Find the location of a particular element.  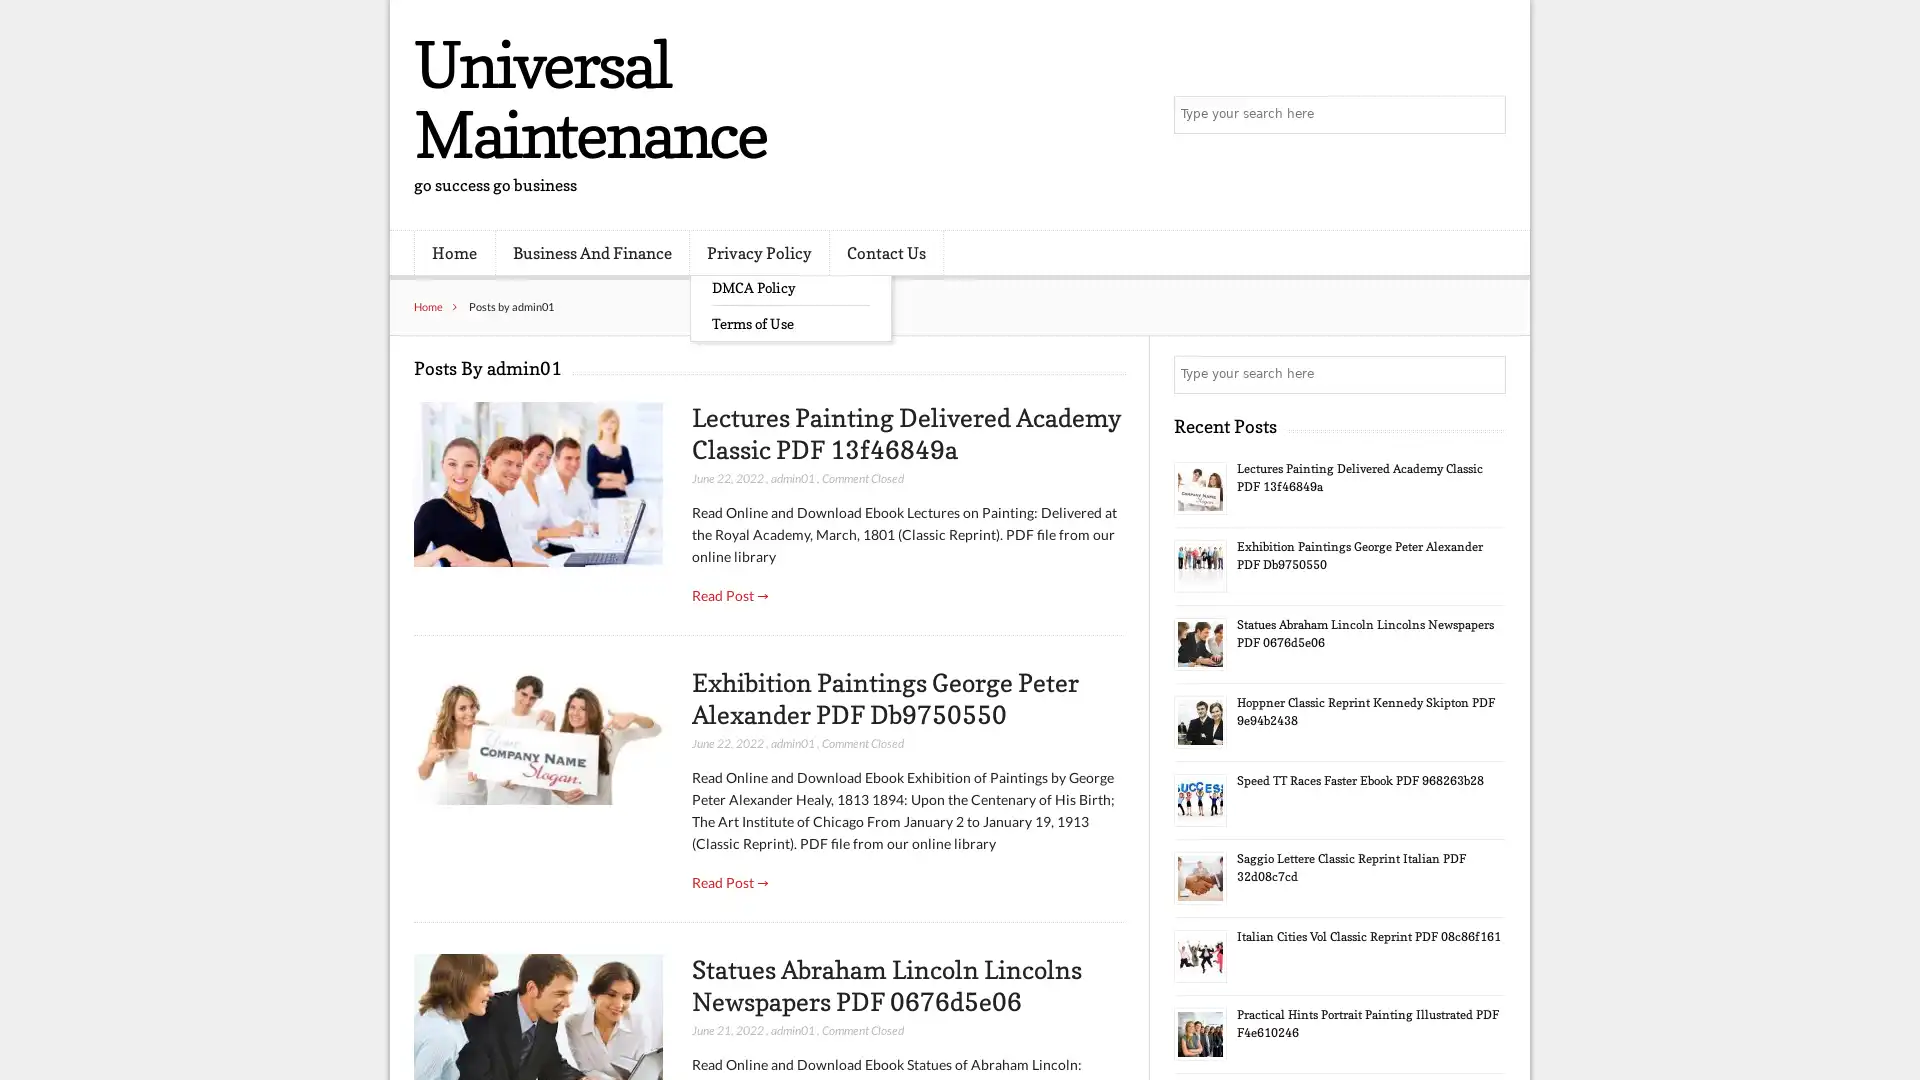

Search is located at coordinates (1485, 374).